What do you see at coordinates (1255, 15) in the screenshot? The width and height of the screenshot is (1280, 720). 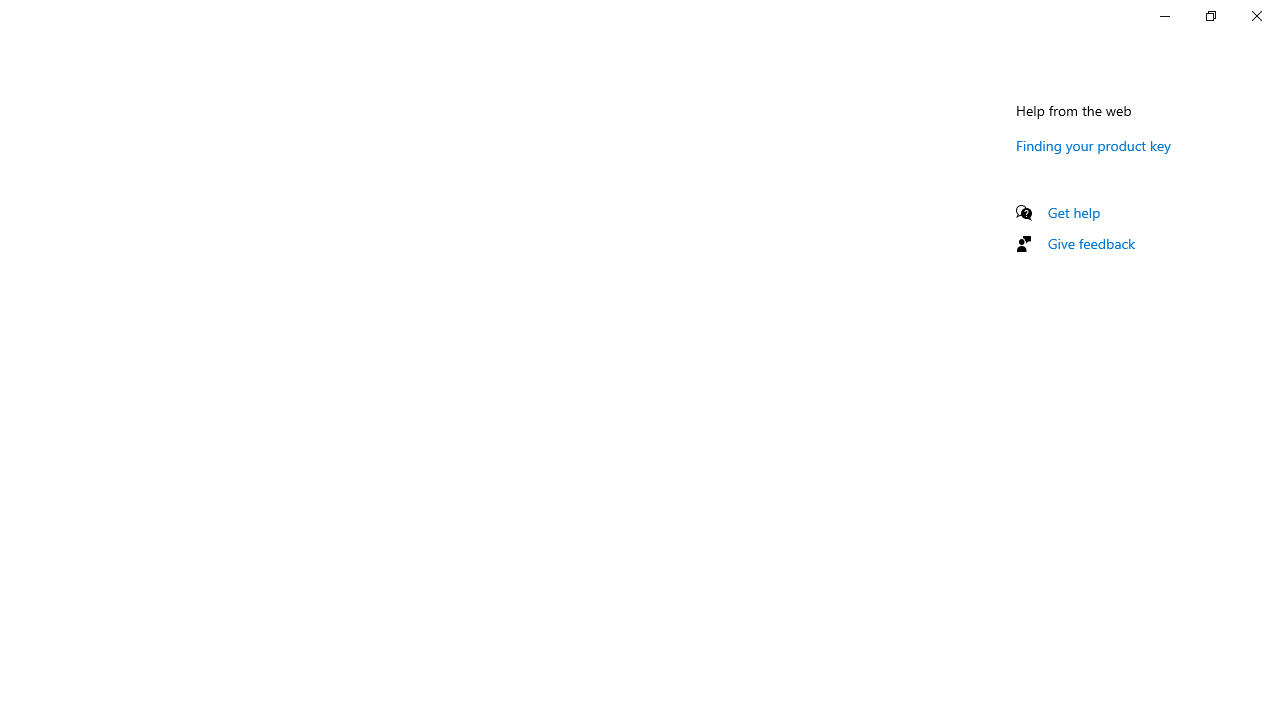 I see `'Close Settings'` at bounding box center [1255, 15].